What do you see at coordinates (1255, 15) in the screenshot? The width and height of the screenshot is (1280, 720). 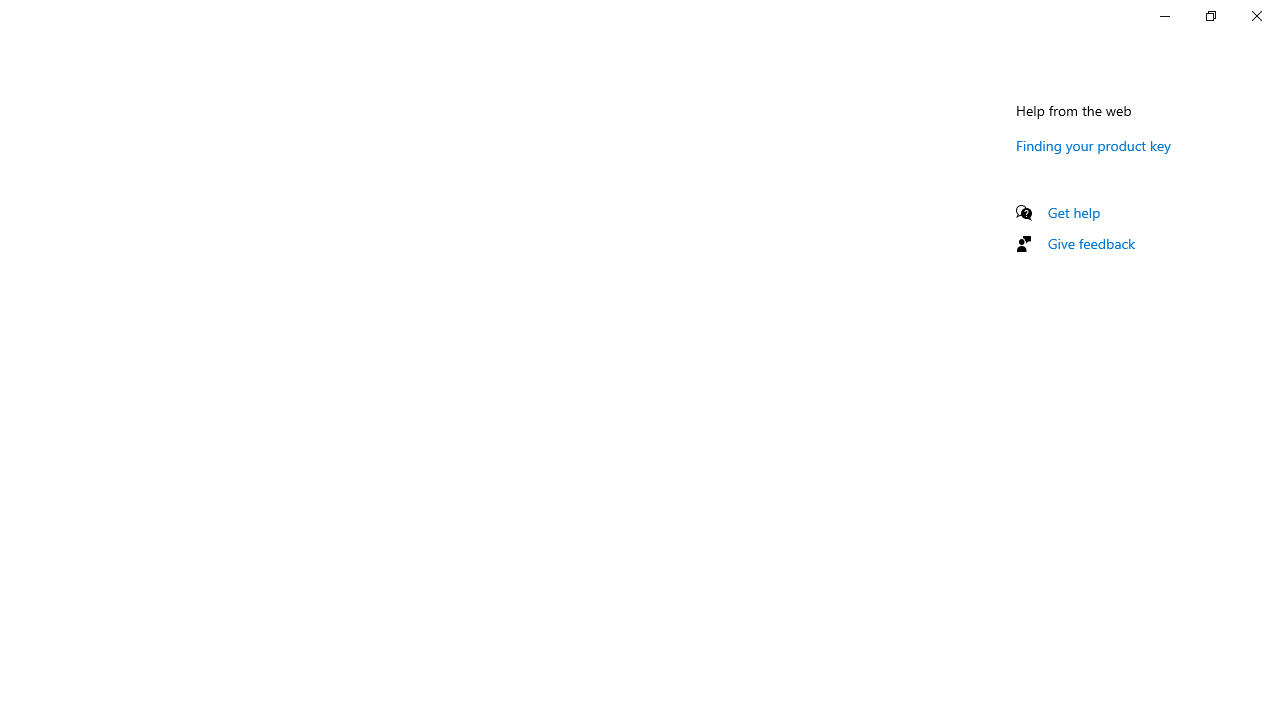 I see `'Close Settings'` at bounding box center [1255, 15].